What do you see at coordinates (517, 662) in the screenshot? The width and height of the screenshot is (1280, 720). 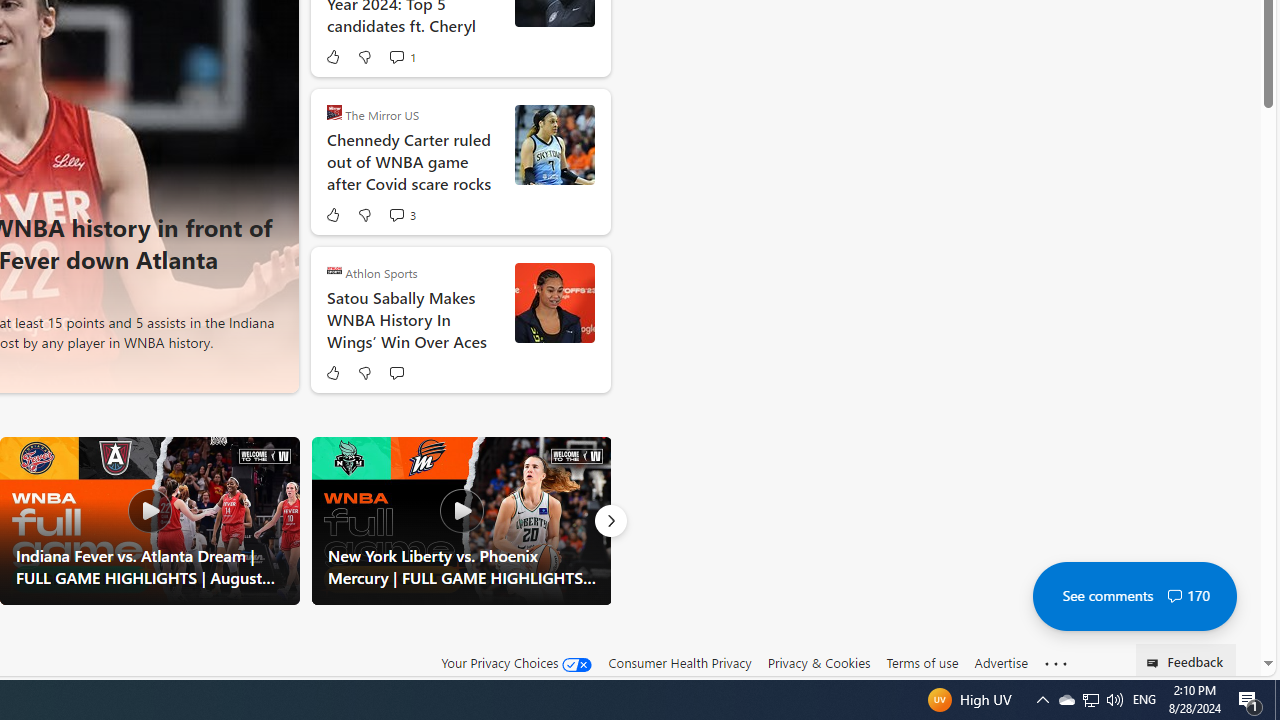 I see `'Your Privacy Choices'` at bounding box center [517, 662].